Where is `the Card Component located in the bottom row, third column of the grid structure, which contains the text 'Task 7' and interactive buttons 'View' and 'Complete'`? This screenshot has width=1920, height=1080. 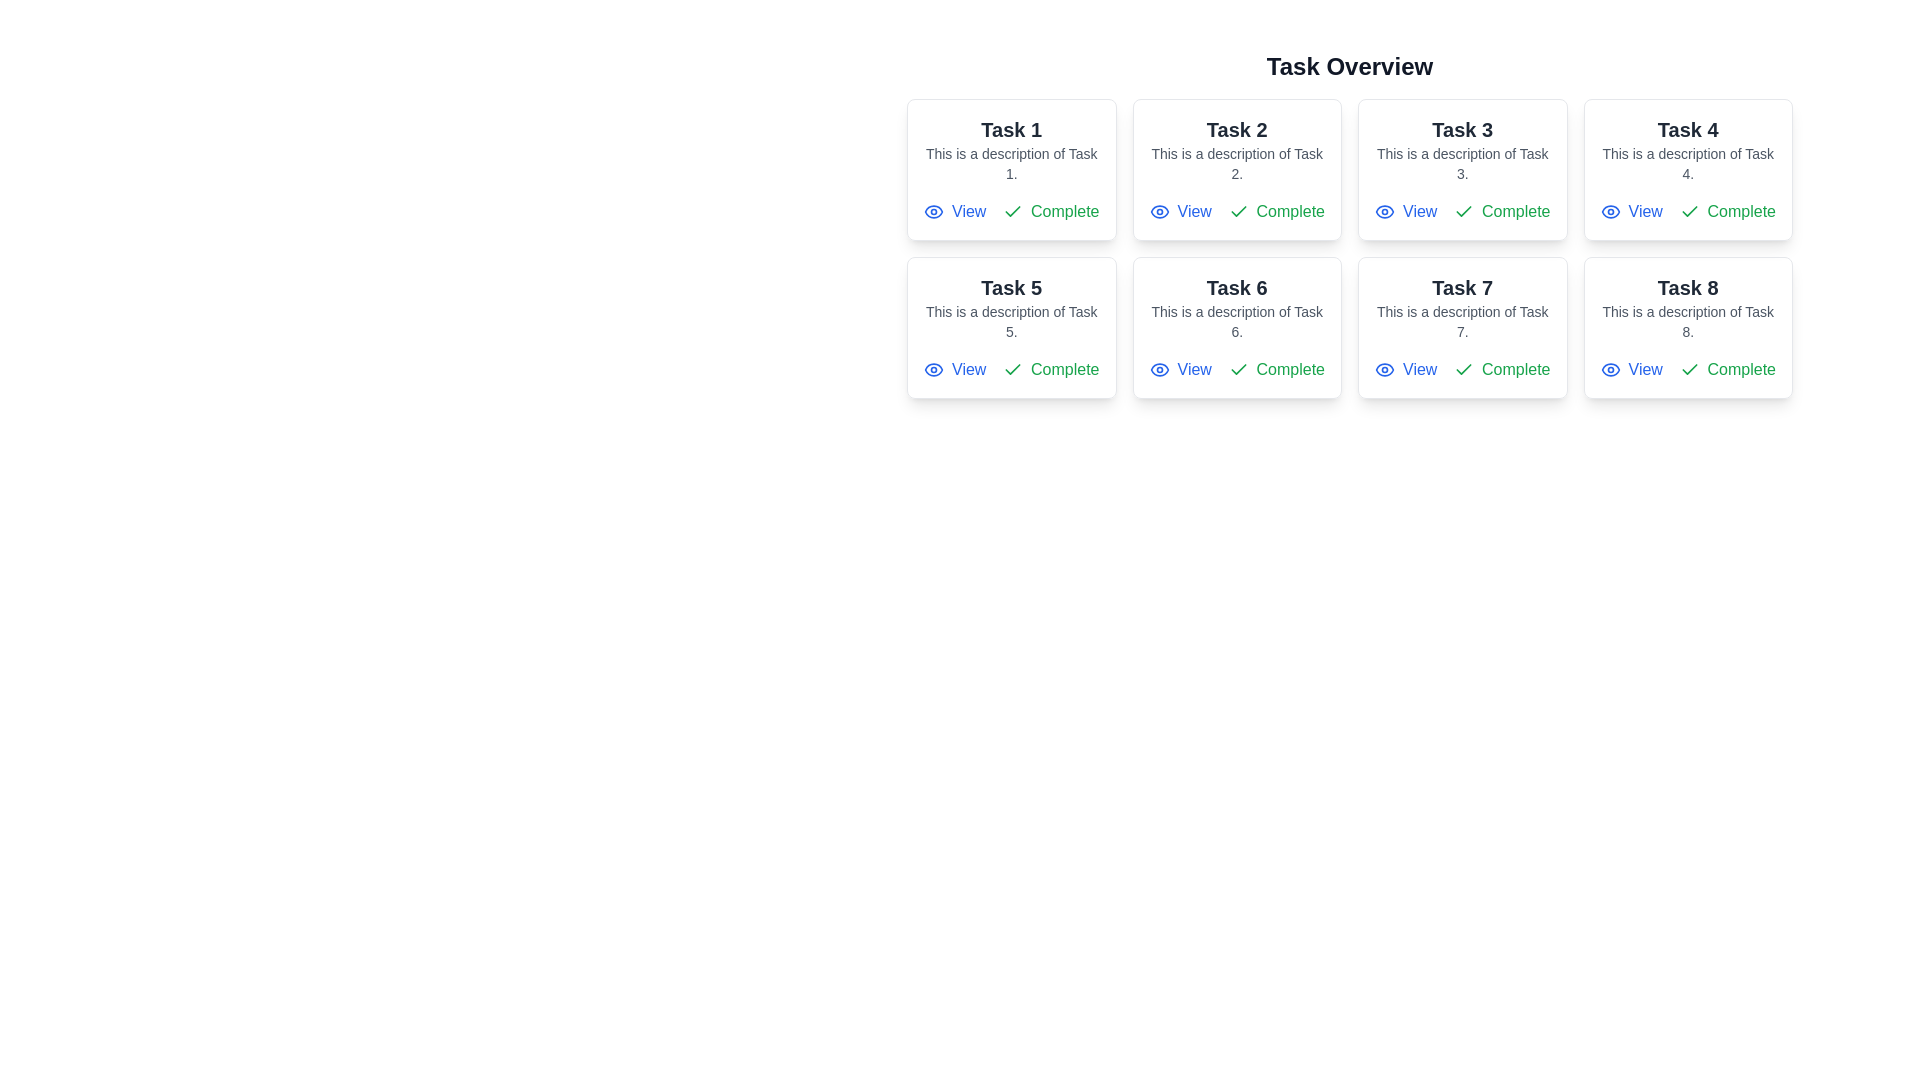
the Card Component located in the bottom row, third column of the grid structure, which contains the text 'Task 7' and interactive buttons 'View' and 'Complete' is located at coordinates (1462, 326).